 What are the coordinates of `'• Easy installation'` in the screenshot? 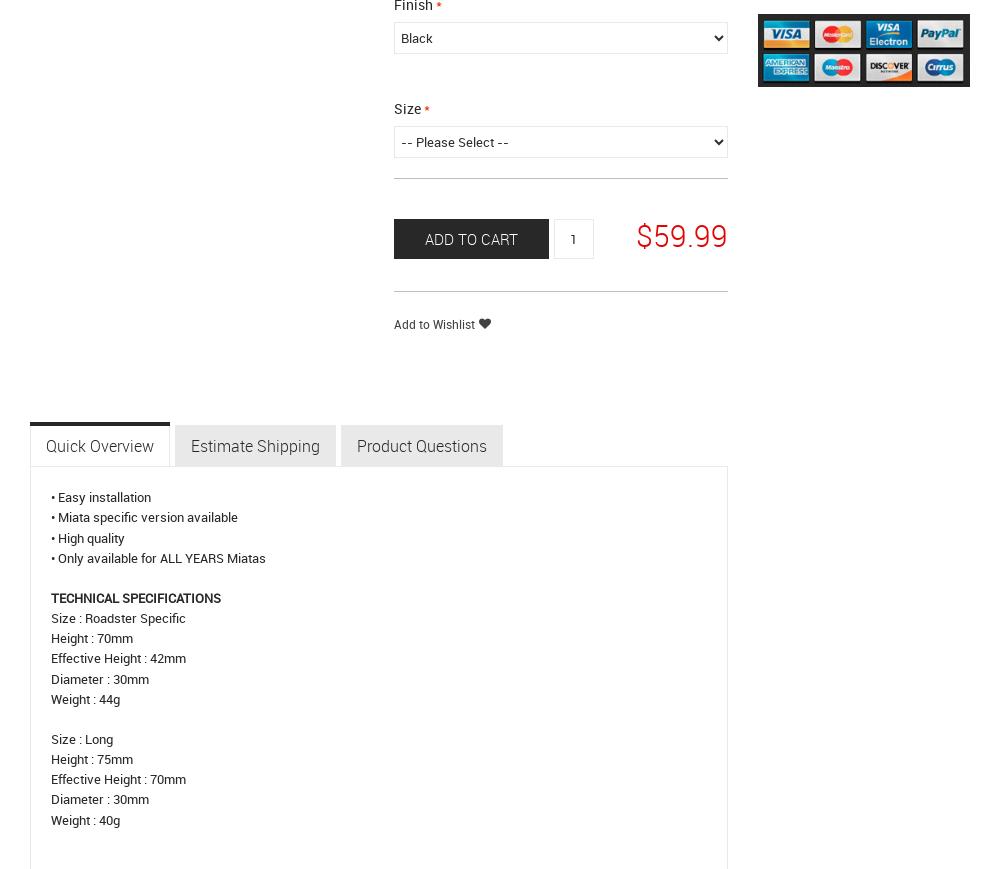 It's located at (100, 496).